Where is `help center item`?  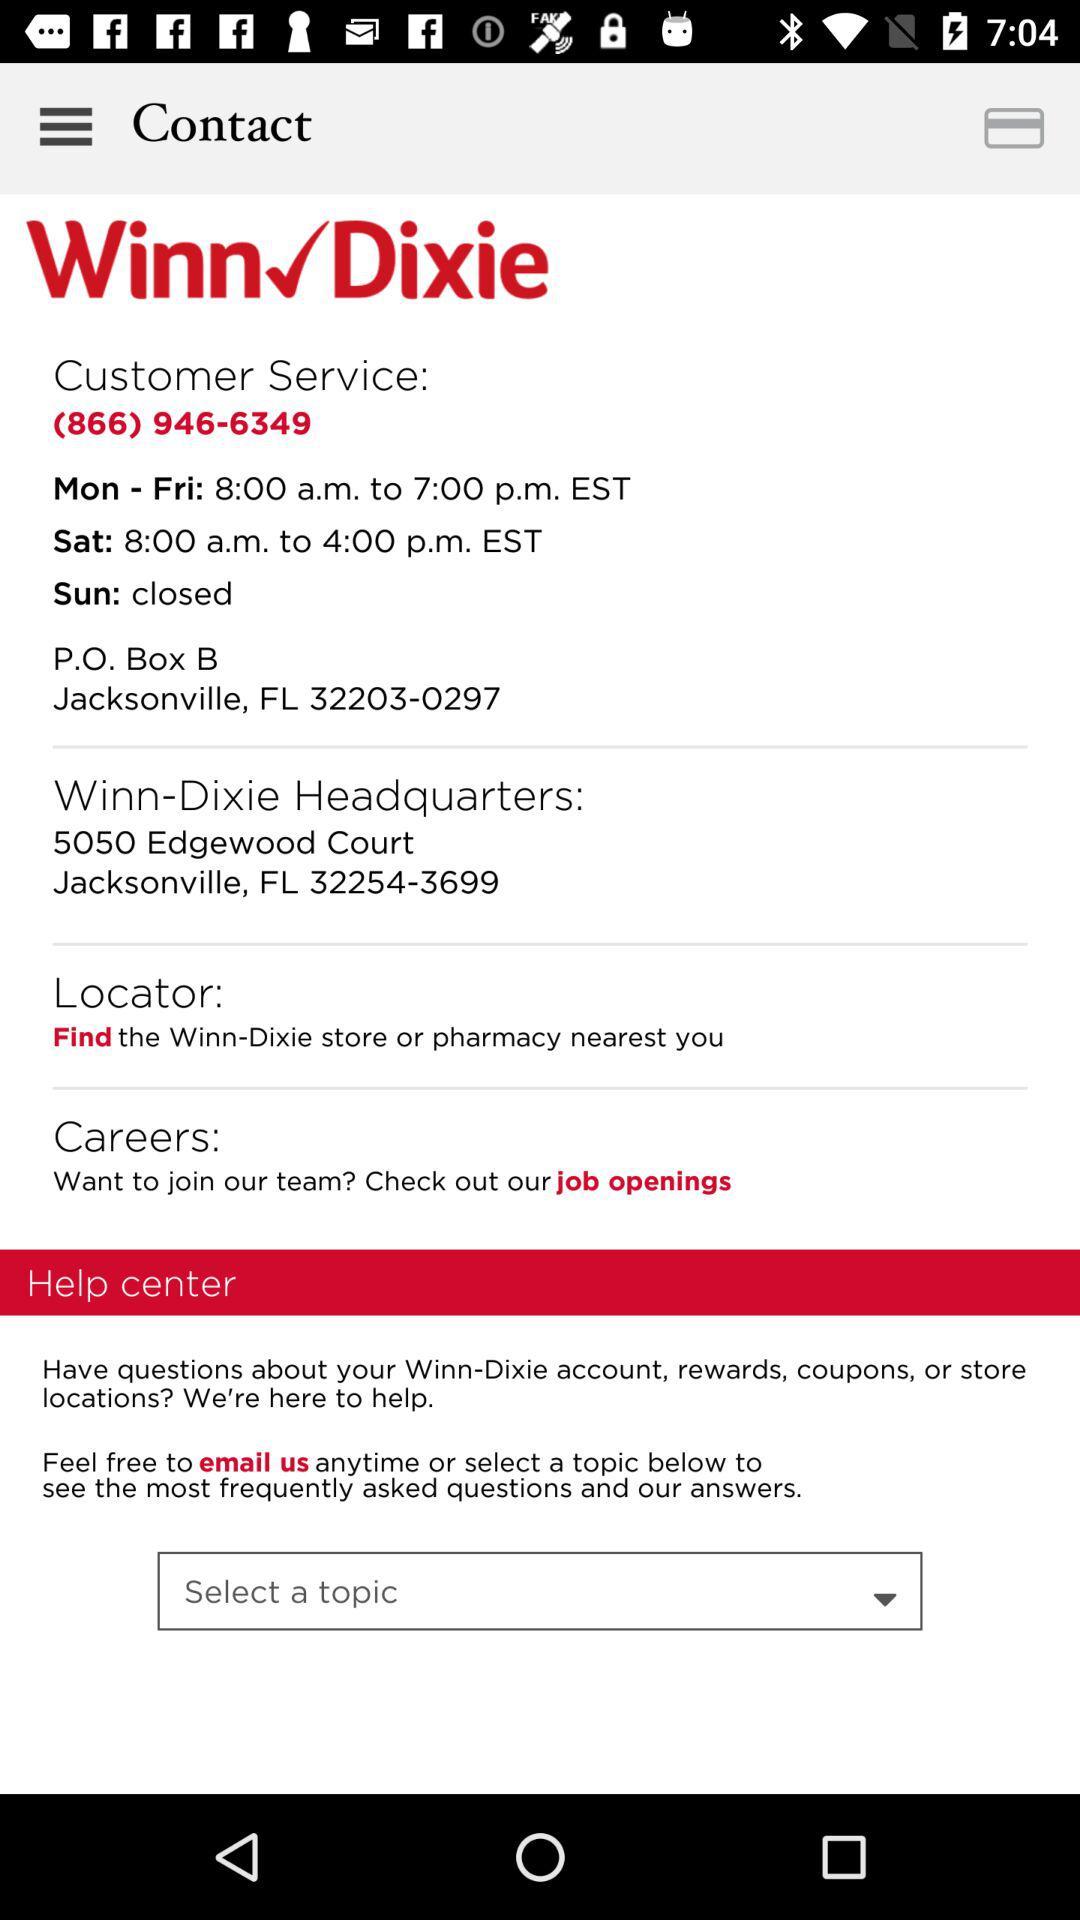
help center item is located at coordinates (131, 1282).